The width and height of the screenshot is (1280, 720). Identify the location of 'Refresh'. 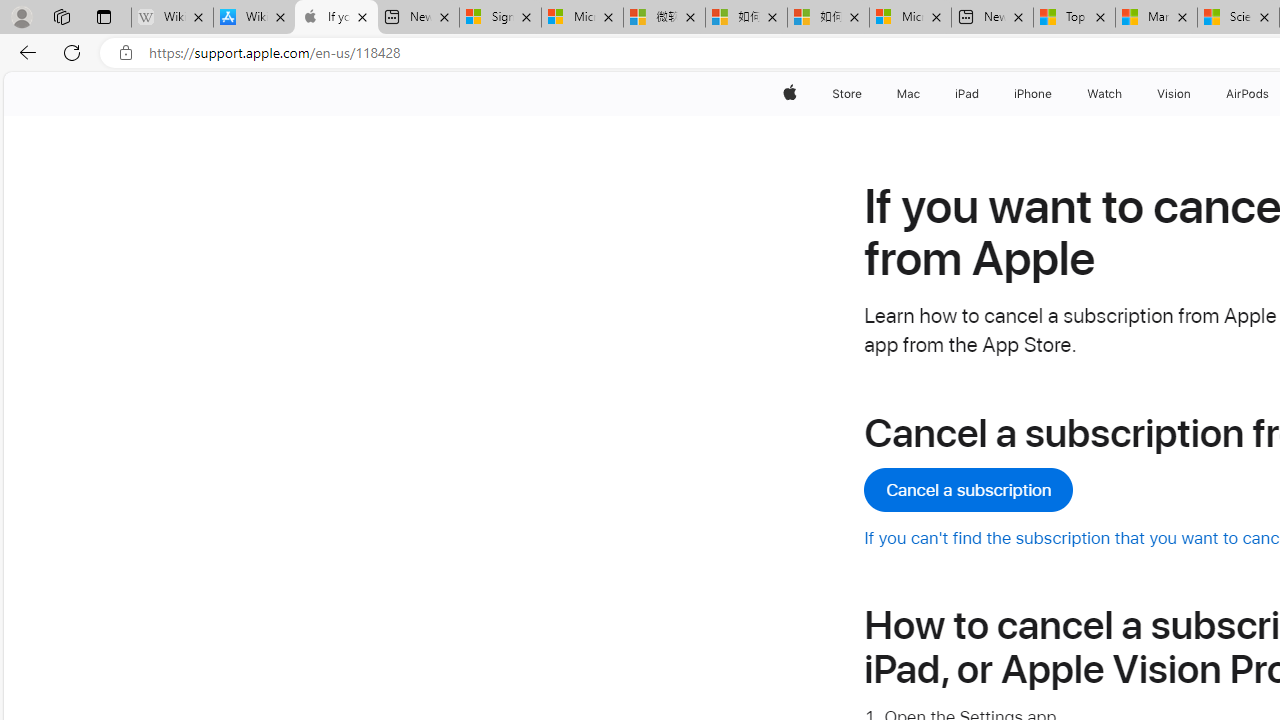
(72, 51).